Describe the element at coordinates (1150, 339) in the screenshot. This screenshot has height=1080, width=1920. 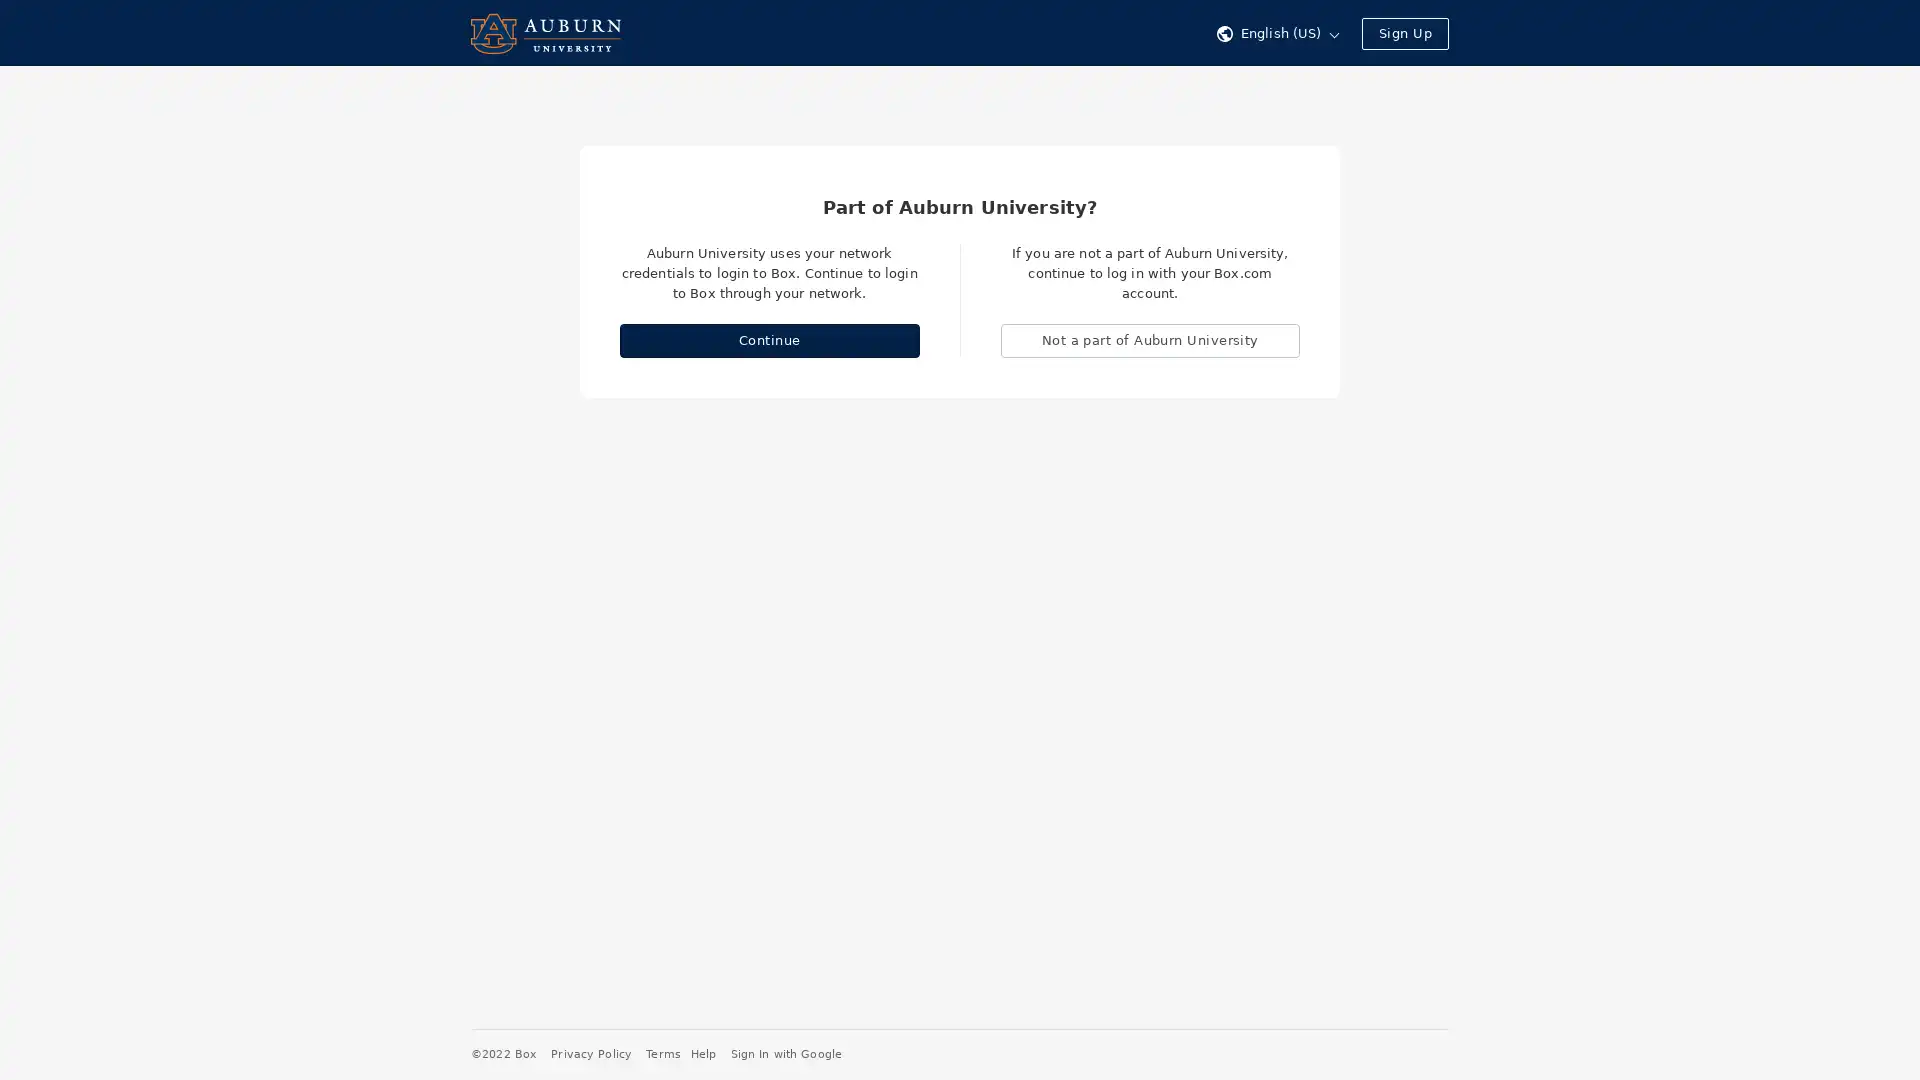
I see `Not a part of Auburn University` at that location.